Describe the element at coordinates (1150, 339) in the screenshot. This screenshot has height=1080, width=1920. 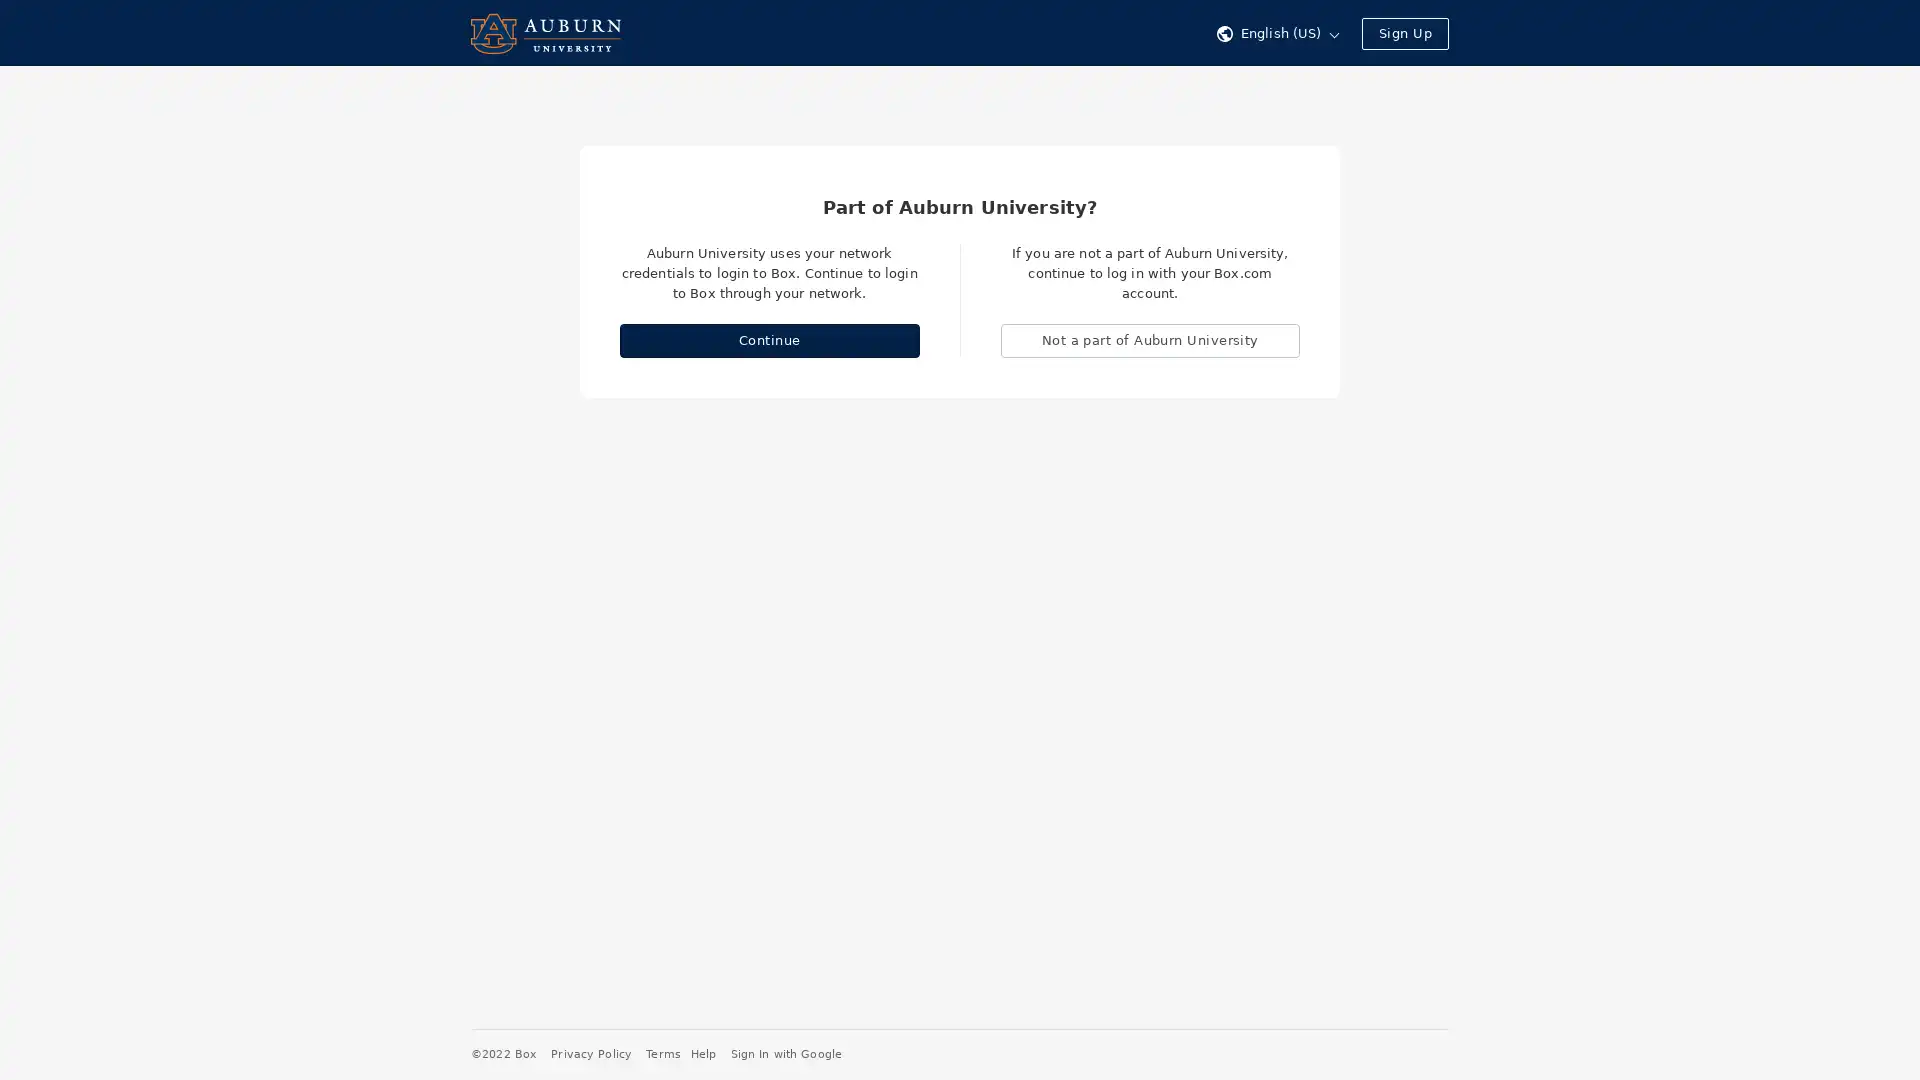
I see `Not a part of Auburn University` at that location.